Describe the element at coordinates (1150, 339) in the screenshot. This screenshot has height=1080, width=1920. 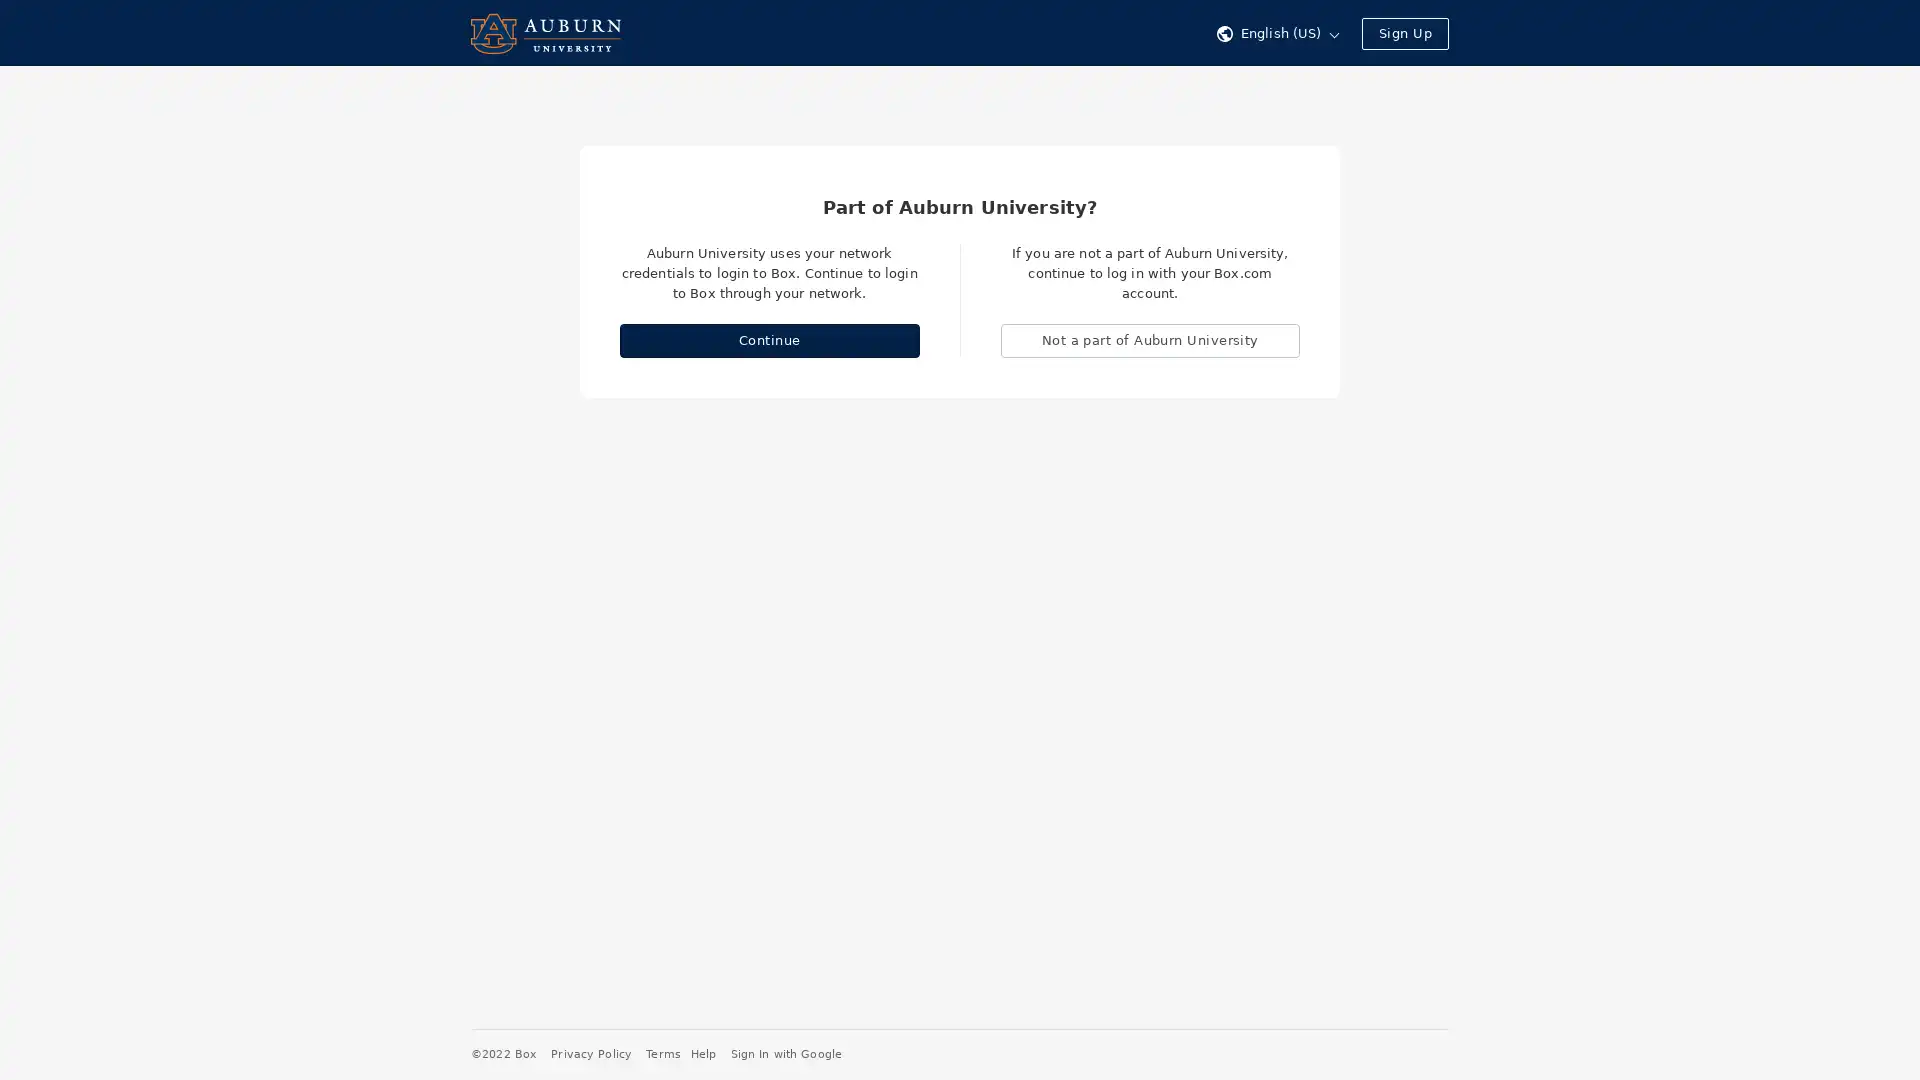
I see `Not a part of Auburn University` at that location.